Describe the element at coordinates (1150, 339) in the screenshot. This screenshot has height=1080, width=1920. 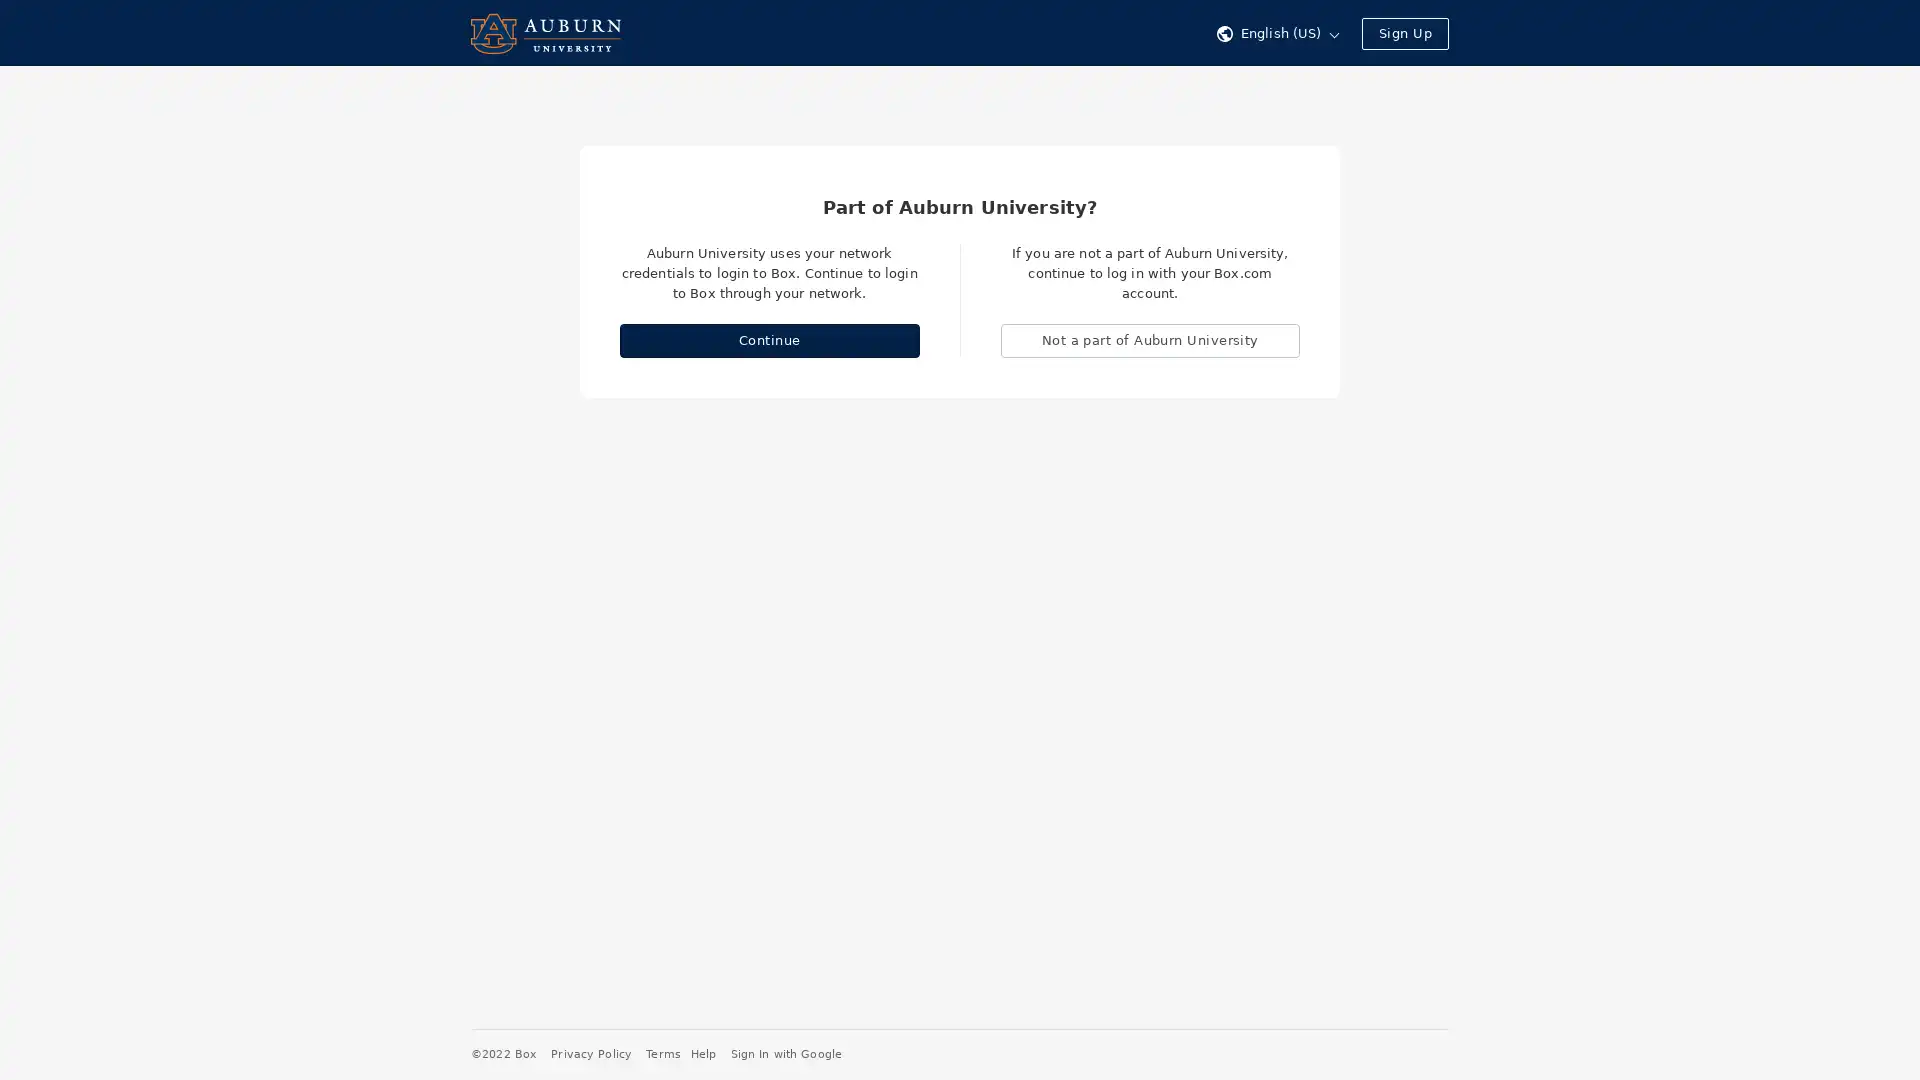
I see `Not a part of Auburn University` at that location.